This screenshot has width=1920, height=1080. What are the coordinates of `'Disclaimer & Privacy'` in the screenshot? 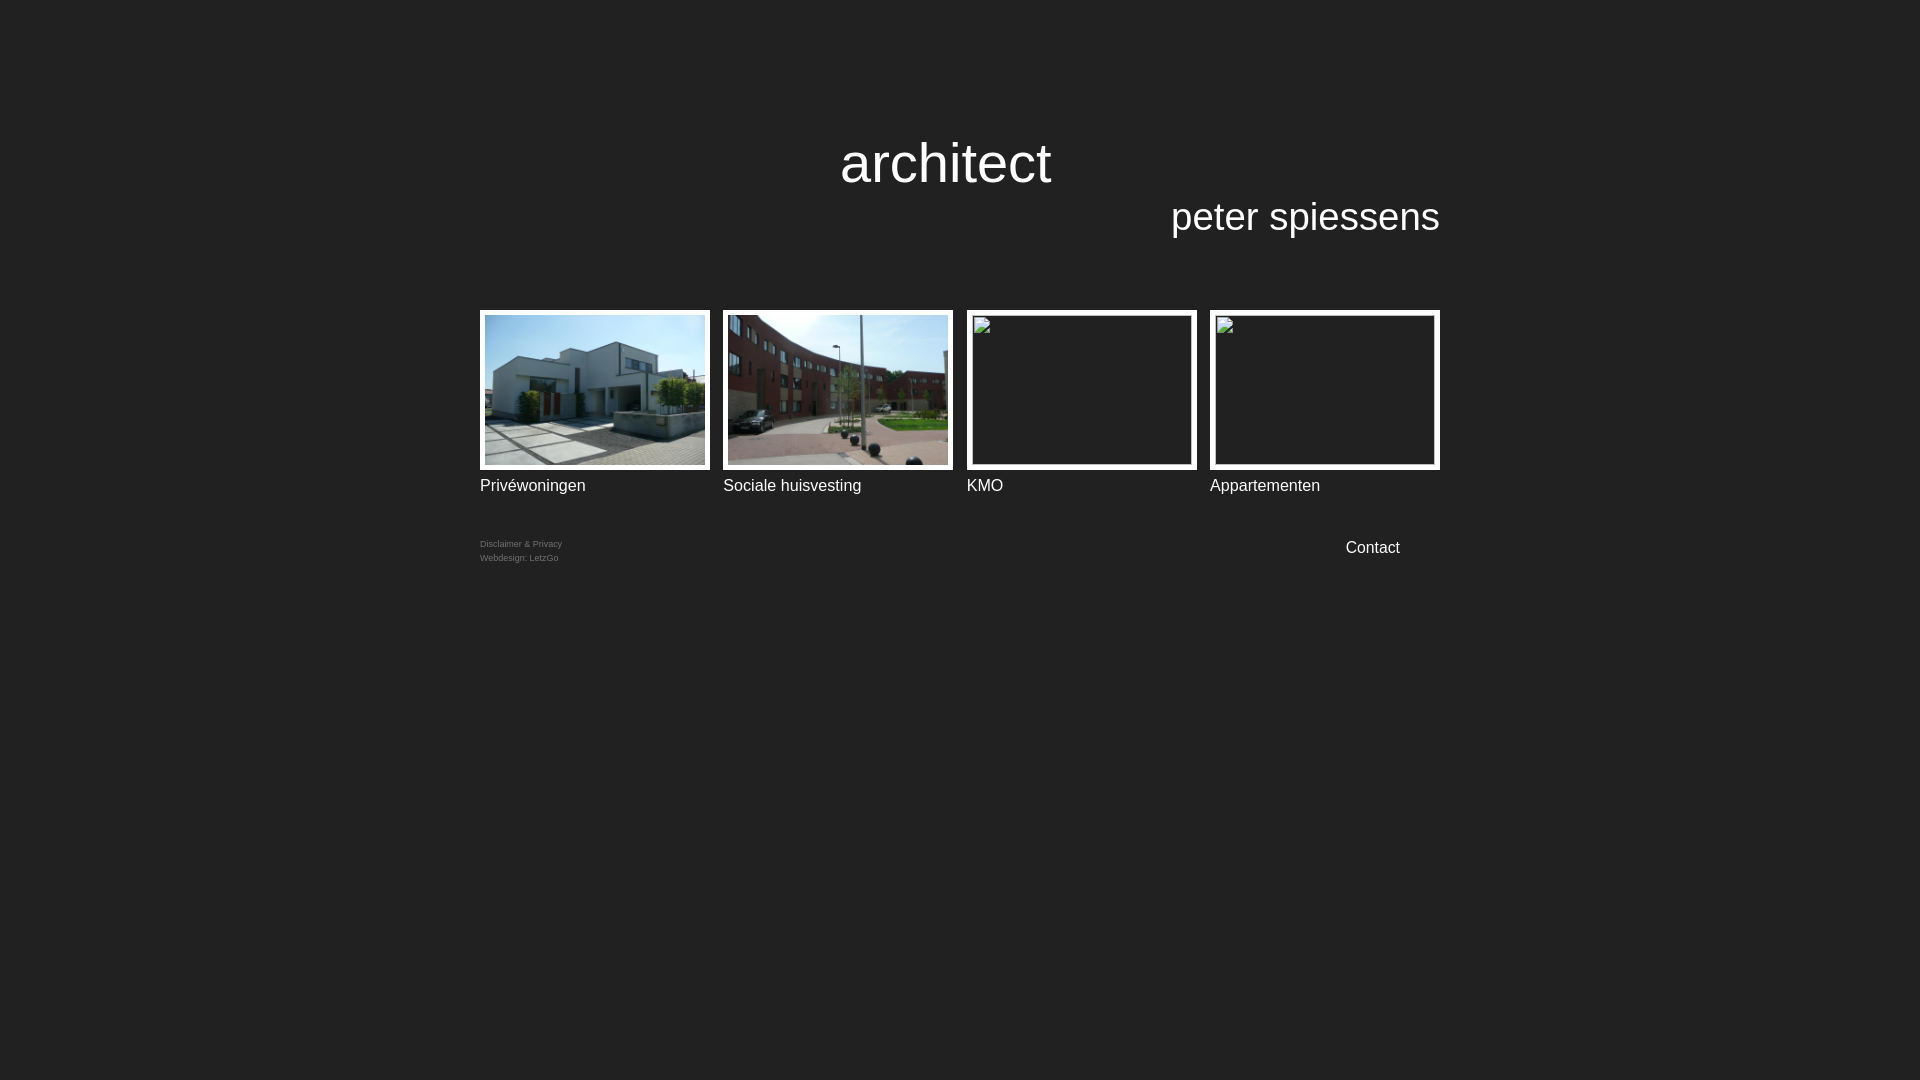 It's located at (521, 543).